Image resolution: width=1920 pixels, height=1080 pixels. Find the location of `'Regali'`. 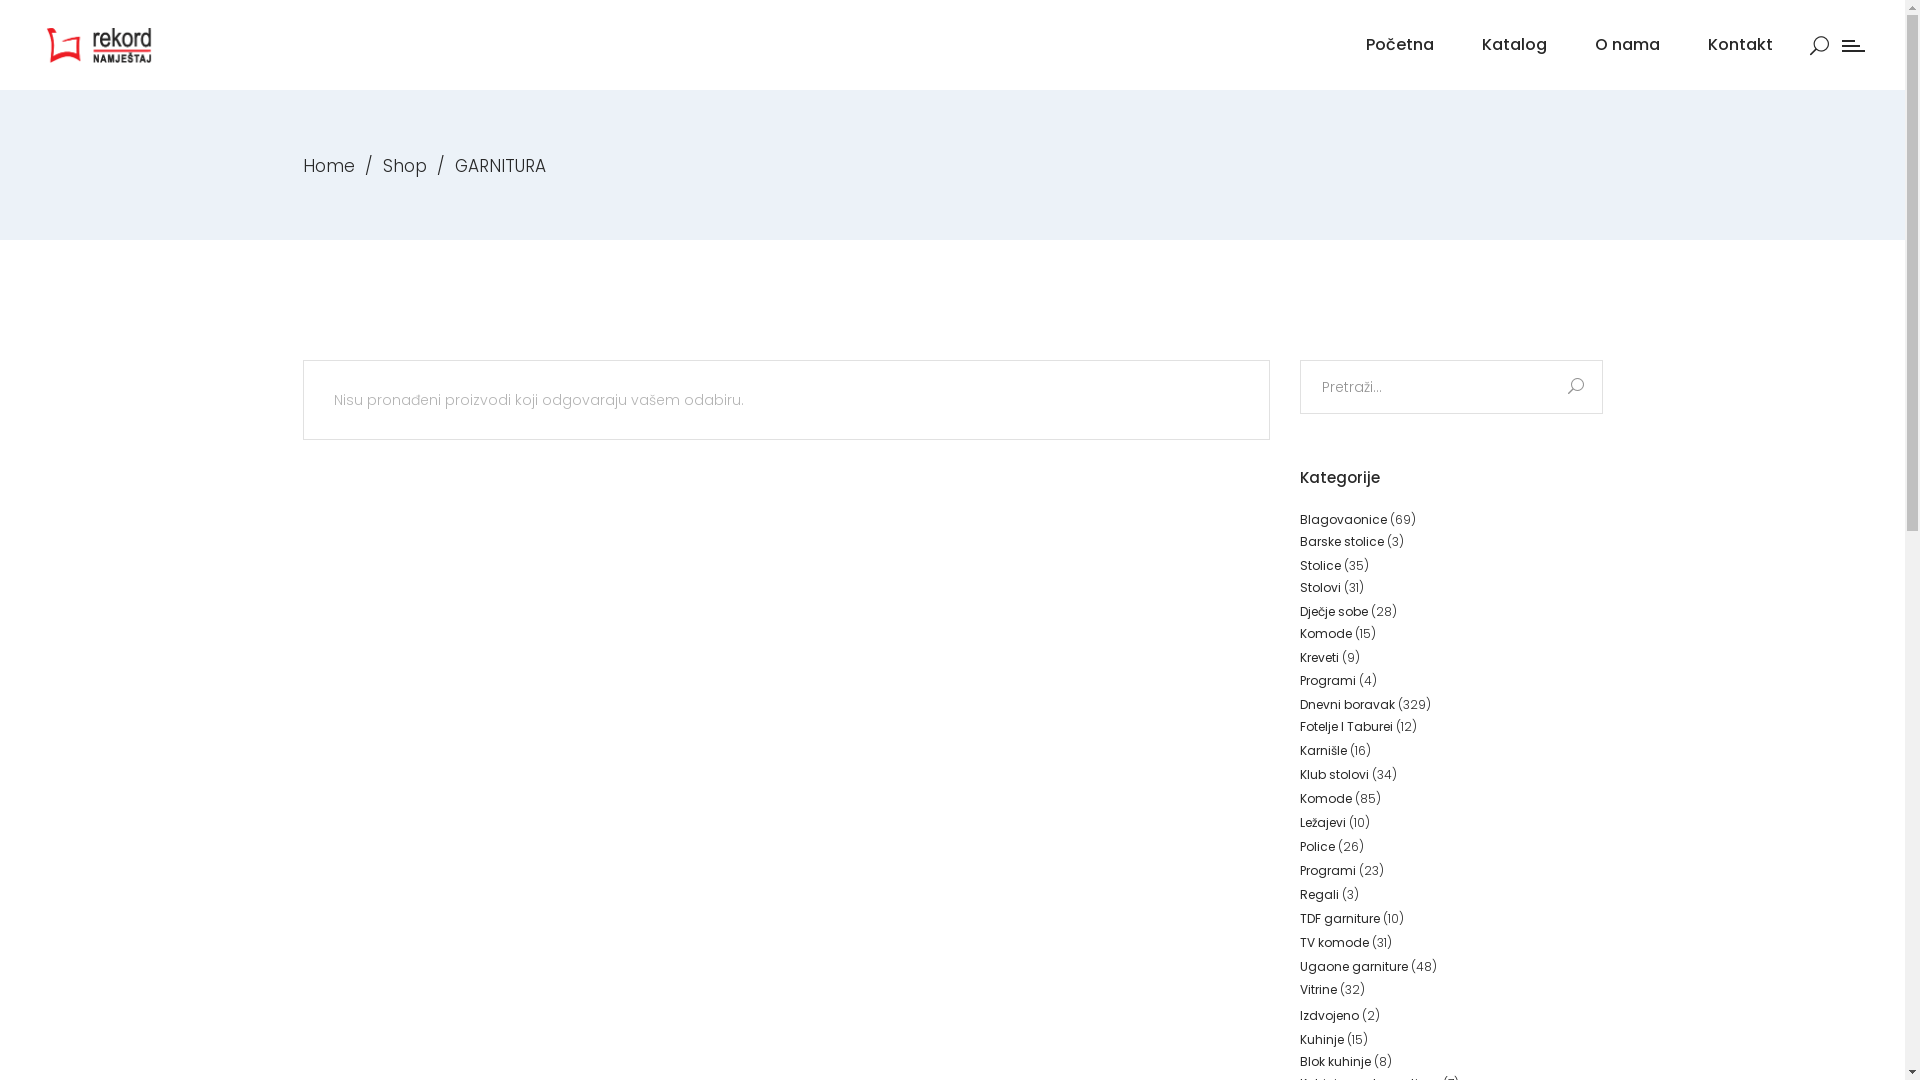

'Regali' is located at coordinates (1300, 893).